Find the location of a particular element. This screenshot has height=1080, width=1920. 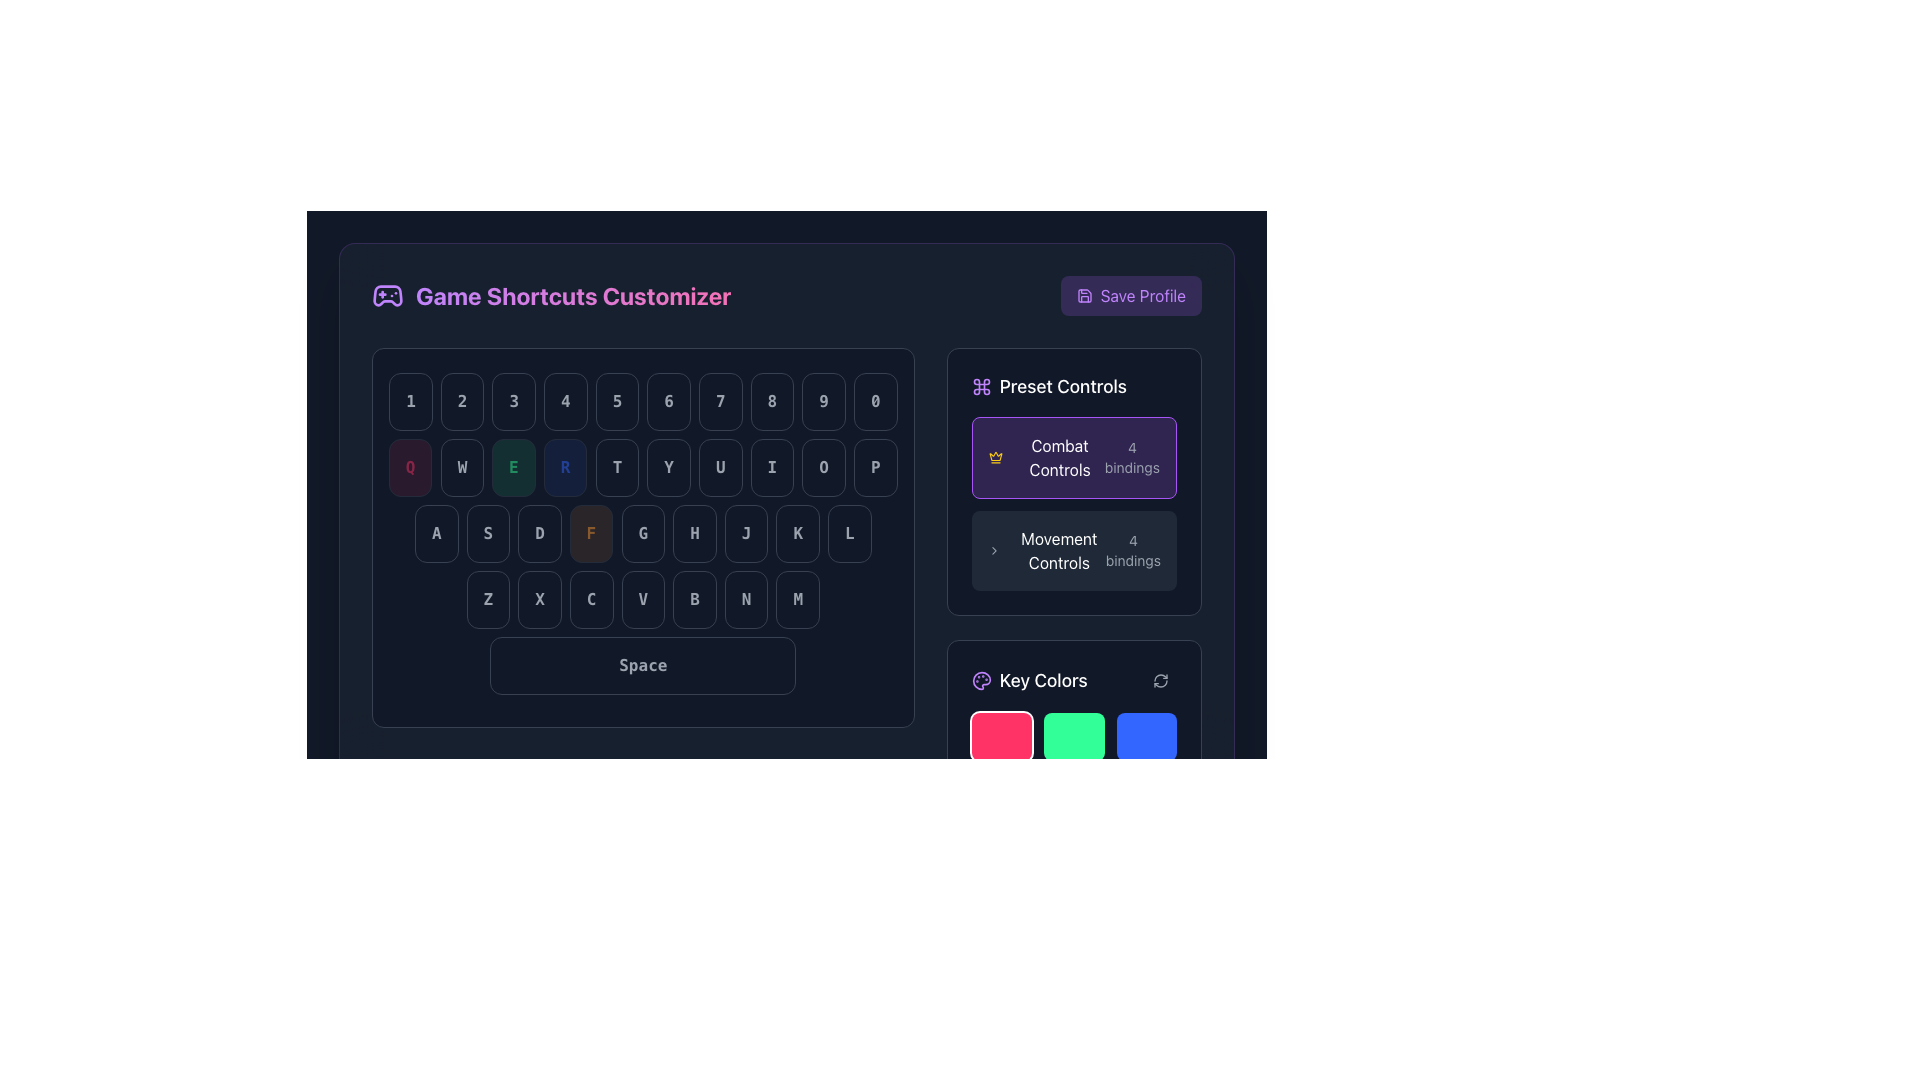

the context menu of the middle button is located at coordinates (643, 467).